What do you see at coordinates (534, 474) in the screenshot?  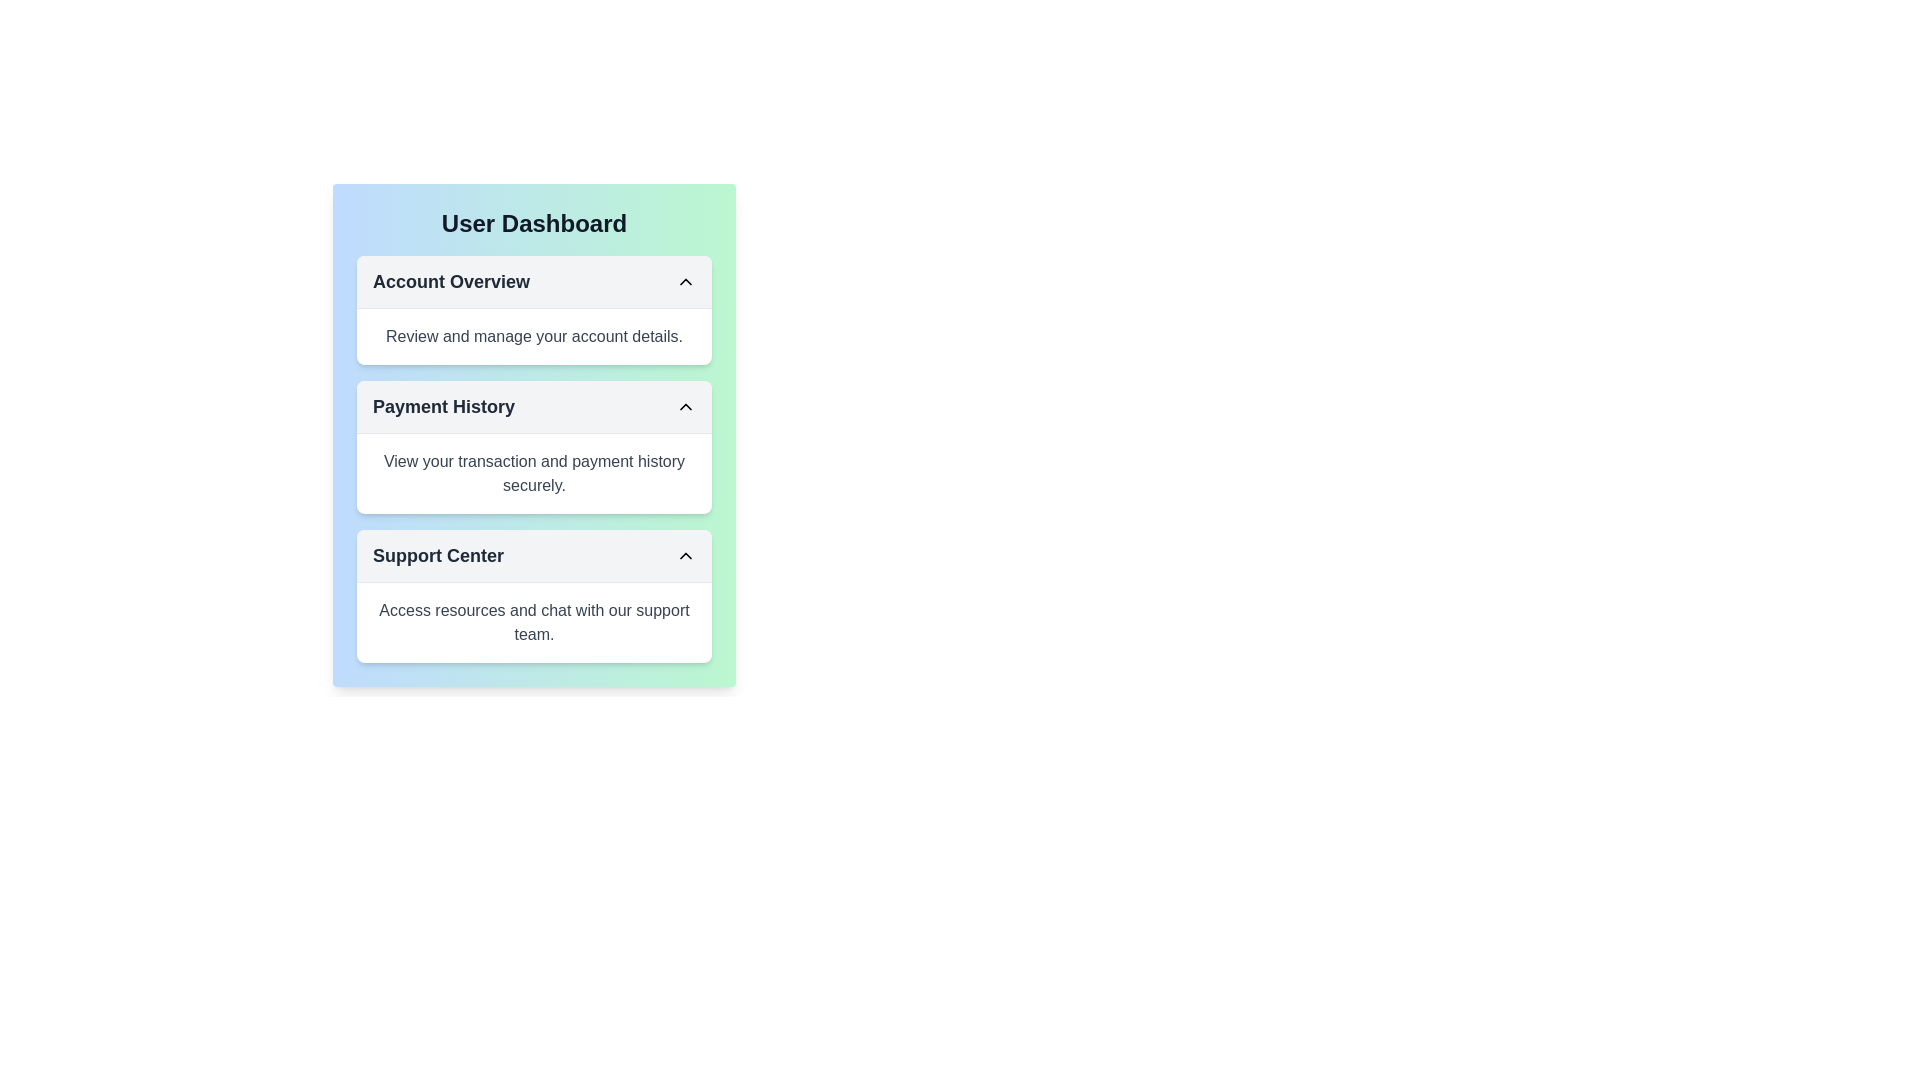 I see `the static text element that provides information about the 'Payment History' section's functionality, located centrally below the 'Payment History' title in the User Dashboard interface` at bounding box center [534, 474].